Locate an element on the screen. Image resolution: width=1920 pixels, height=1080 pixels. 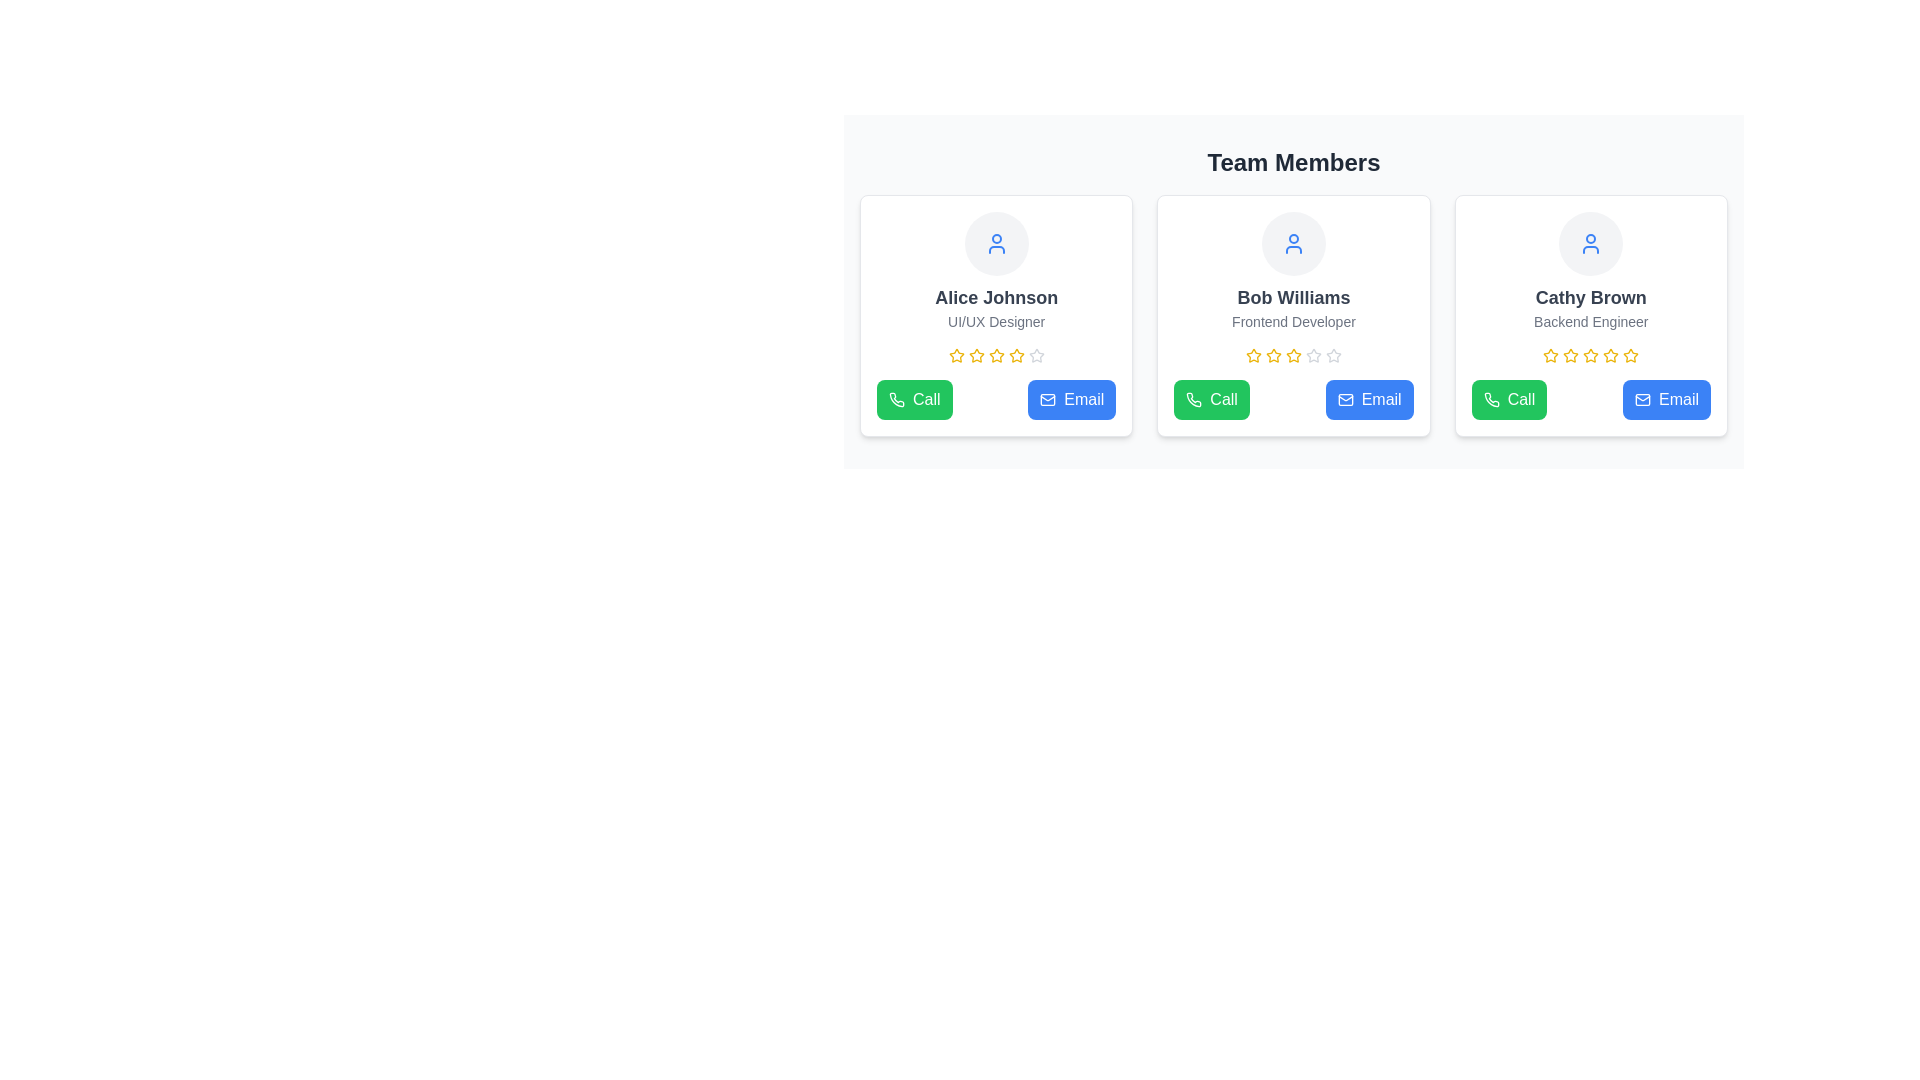
the 'Call' action button located in the card for 'Bob Williams' in the 'Team Members' section is located at coordinates (1211, 400).